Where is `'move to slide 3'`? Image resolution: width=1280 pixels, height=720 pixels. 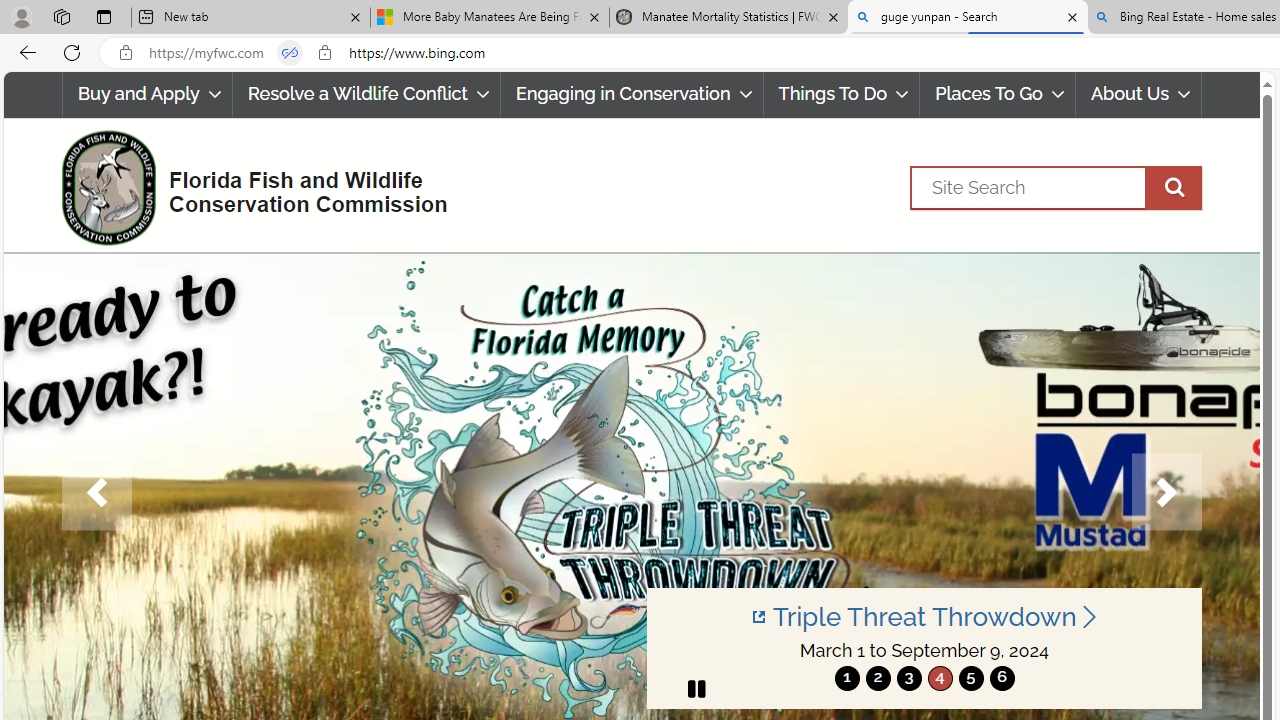
'move to slide 3' is located at coordinates (907, 677).